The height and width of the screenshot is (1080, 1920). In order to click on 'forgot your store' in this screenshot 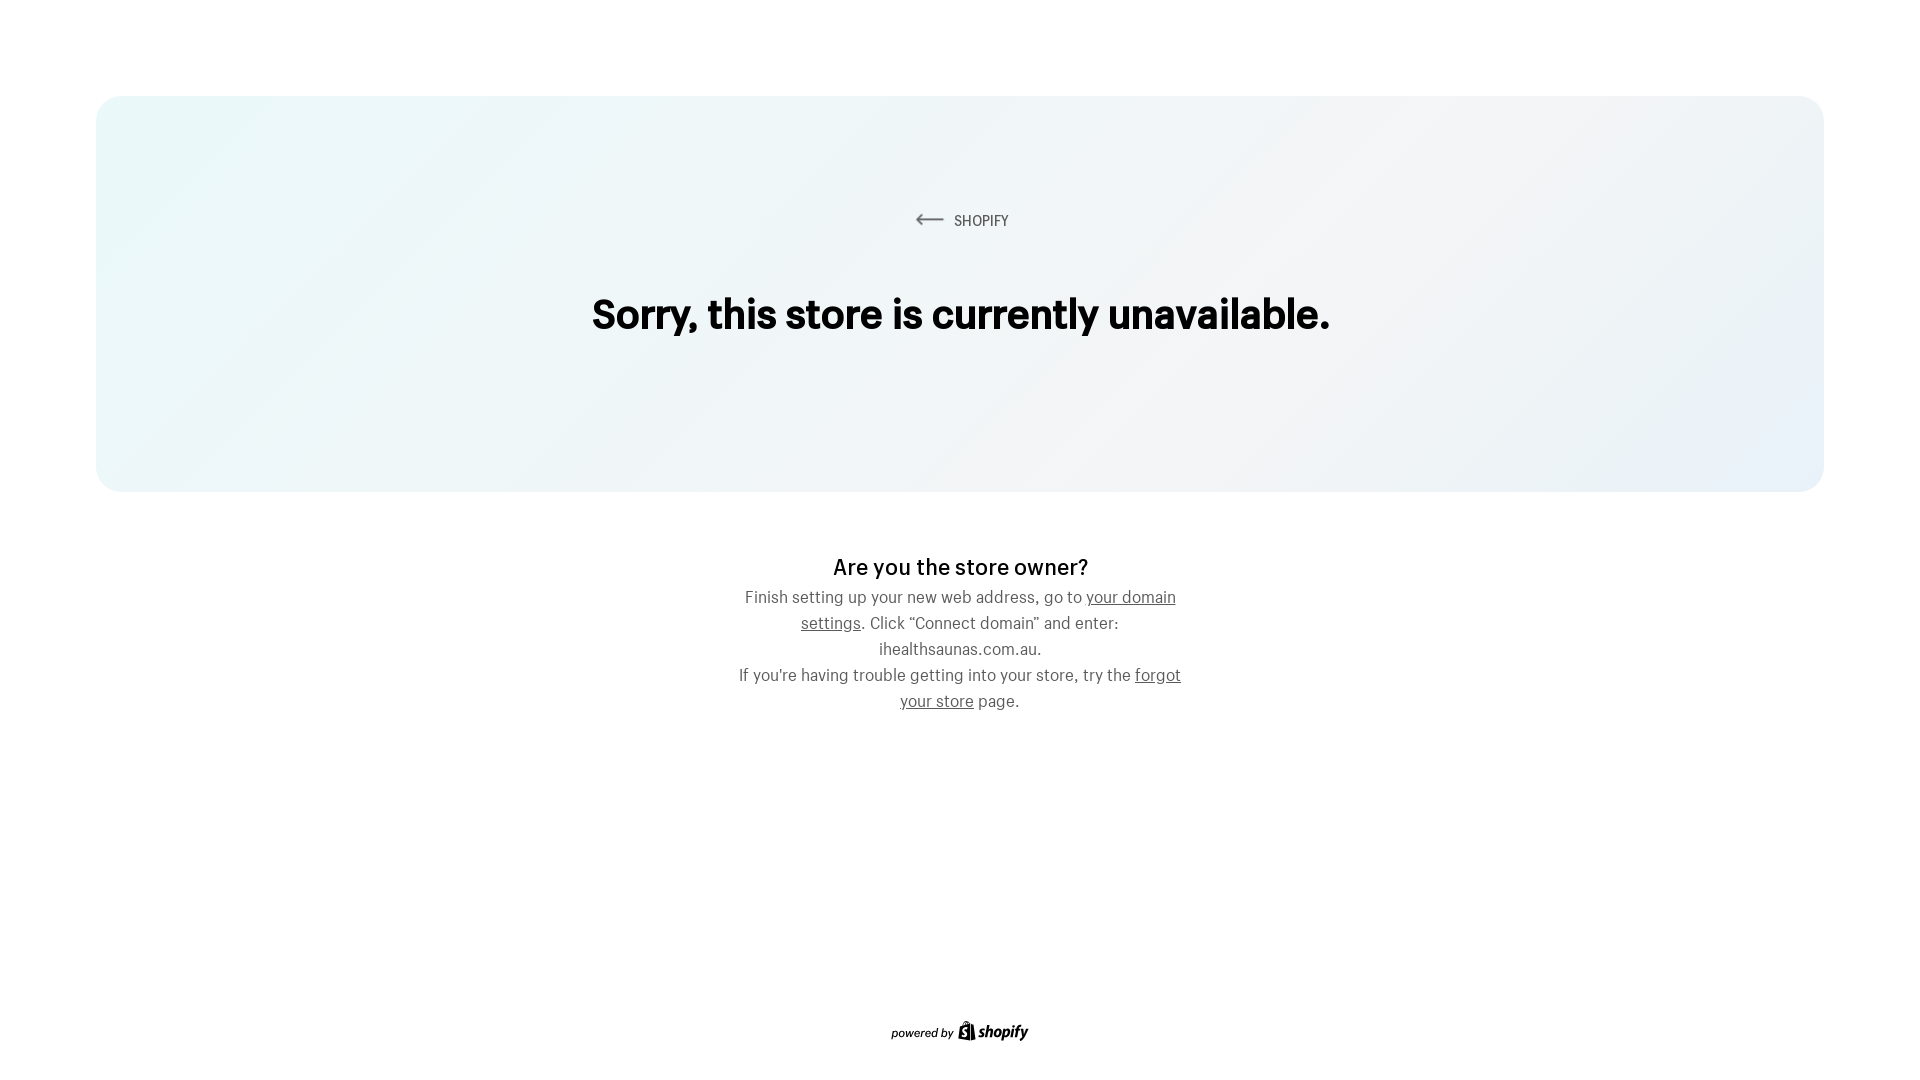, I will do `click(1040, 684)`.